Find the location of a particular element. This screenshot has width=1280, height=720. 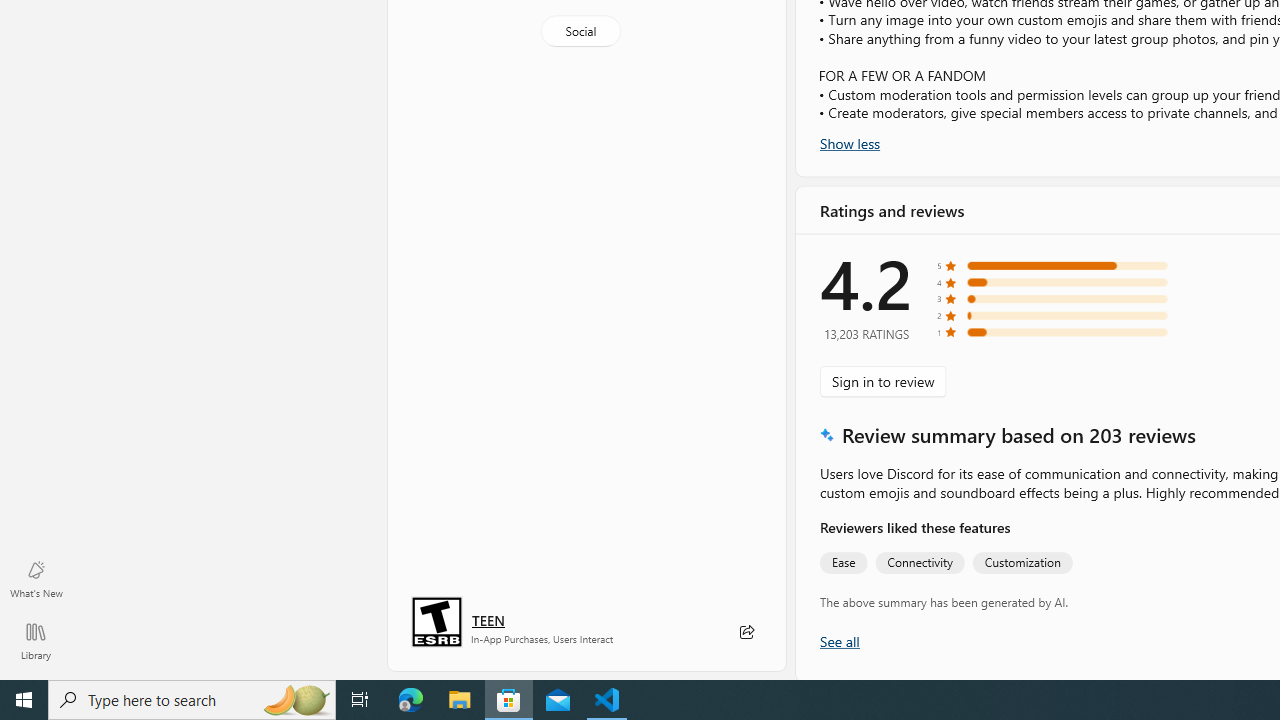

'Share' is located at coordinates (745, 632).